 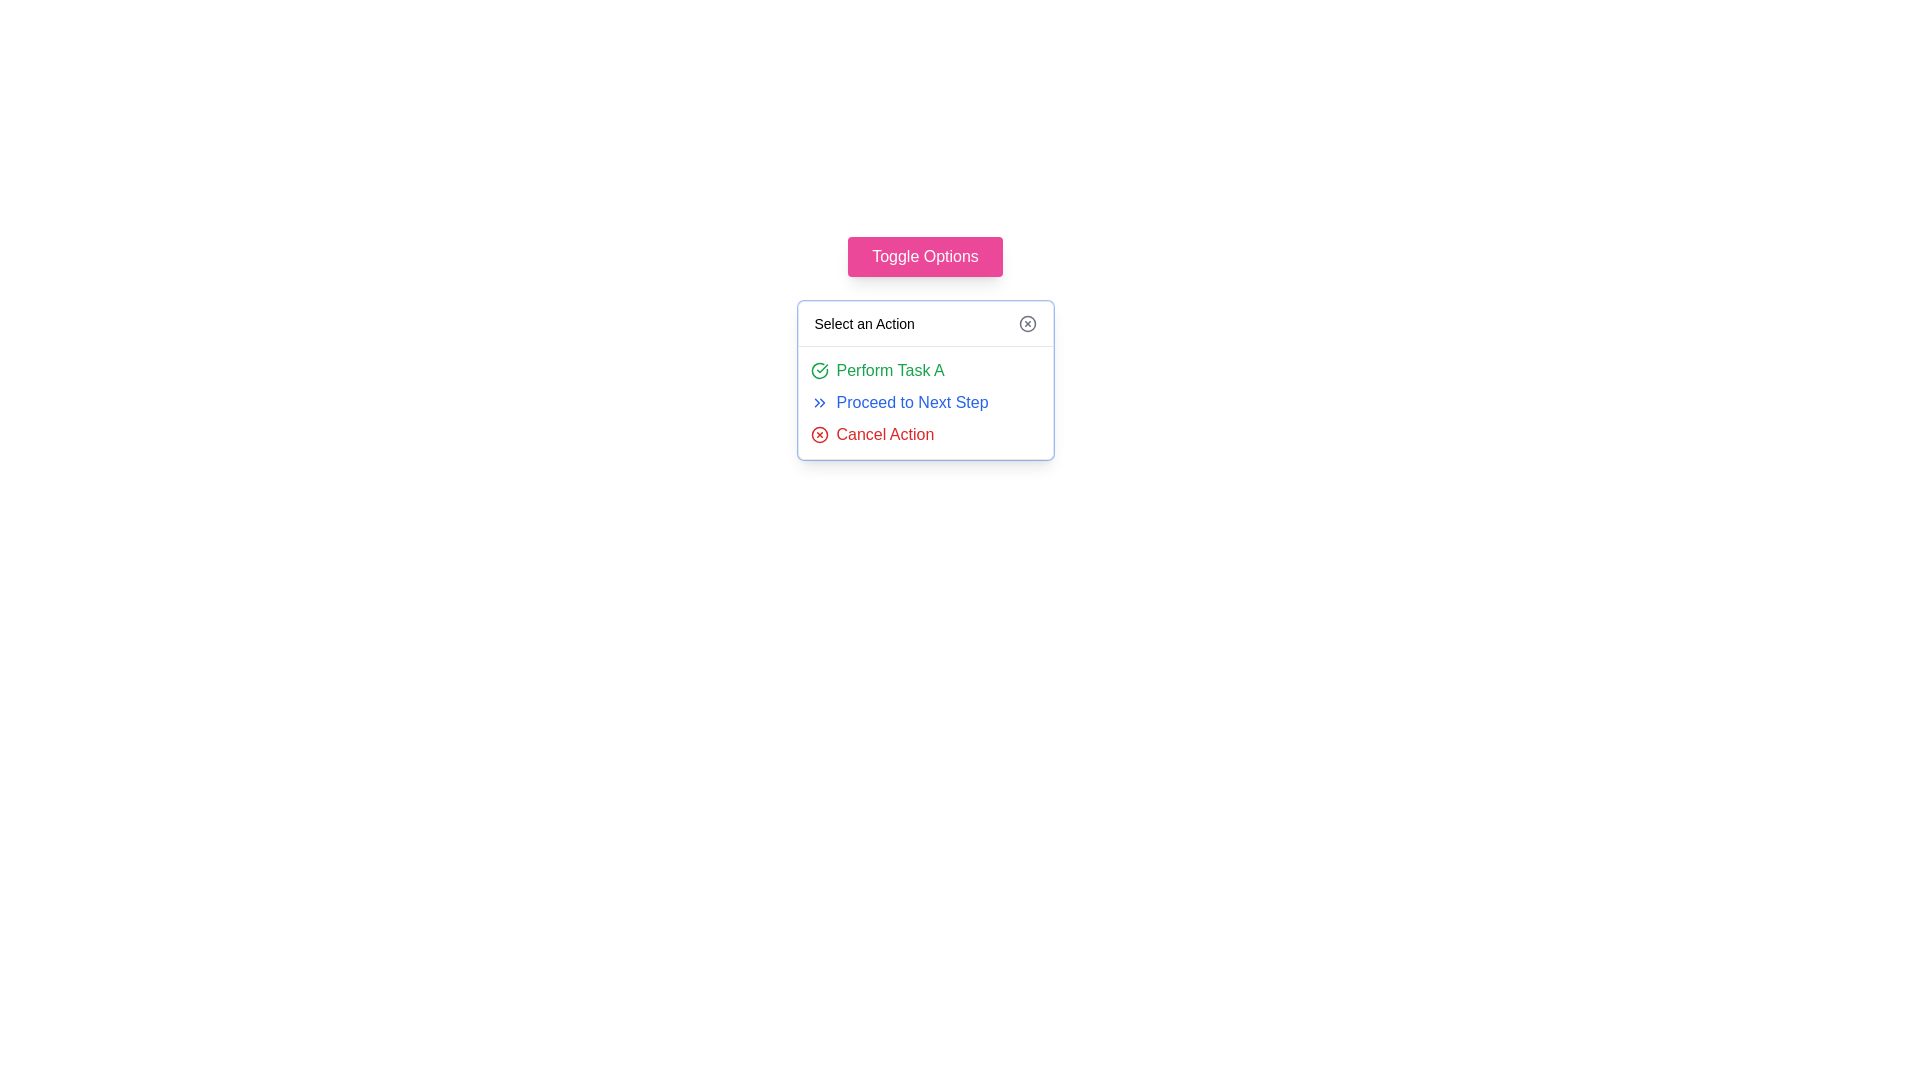 I want to click on the Icon button located at the bottom of the menu list, adjacent to the red 'Cancel Action' text, so click(x=819, y=434).